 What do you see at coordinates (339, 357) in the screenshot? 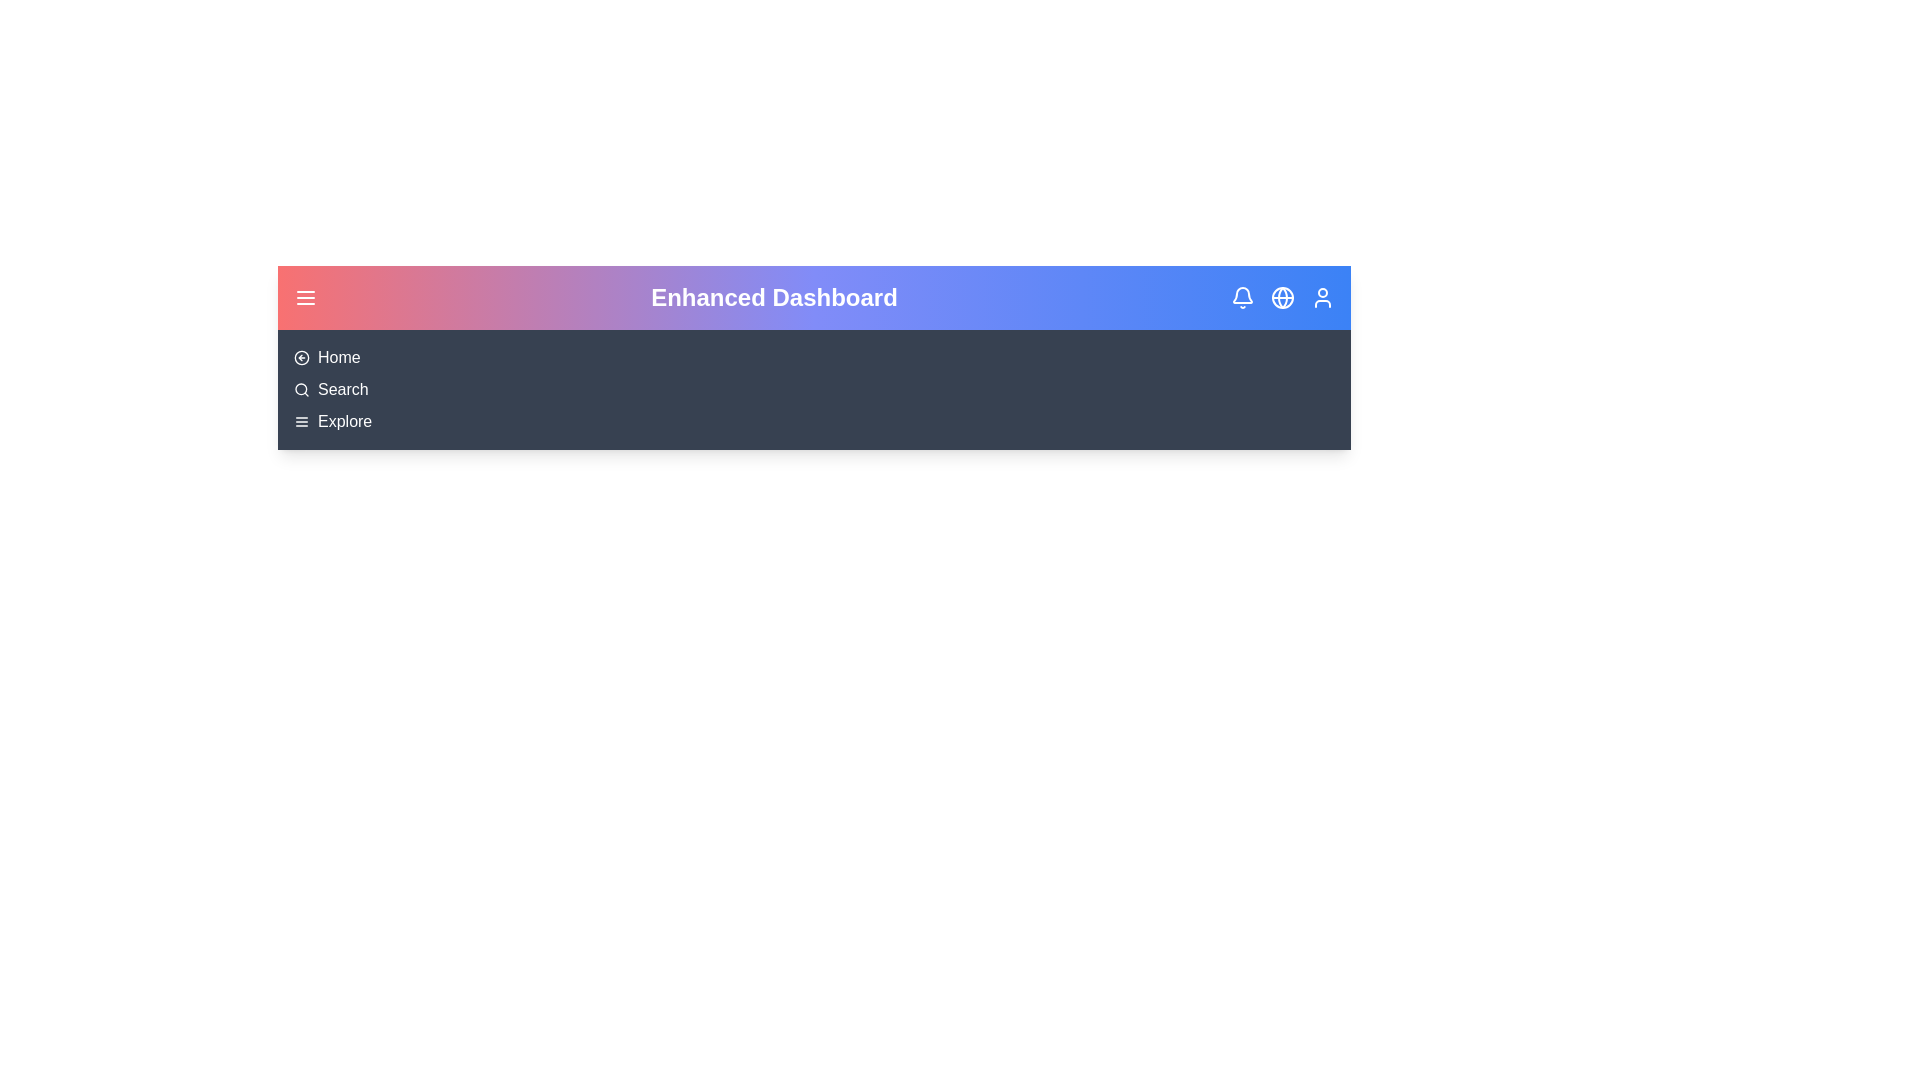
I see `the 'Home' navigation item in the navigation menu` at bounding box center [339, 357].